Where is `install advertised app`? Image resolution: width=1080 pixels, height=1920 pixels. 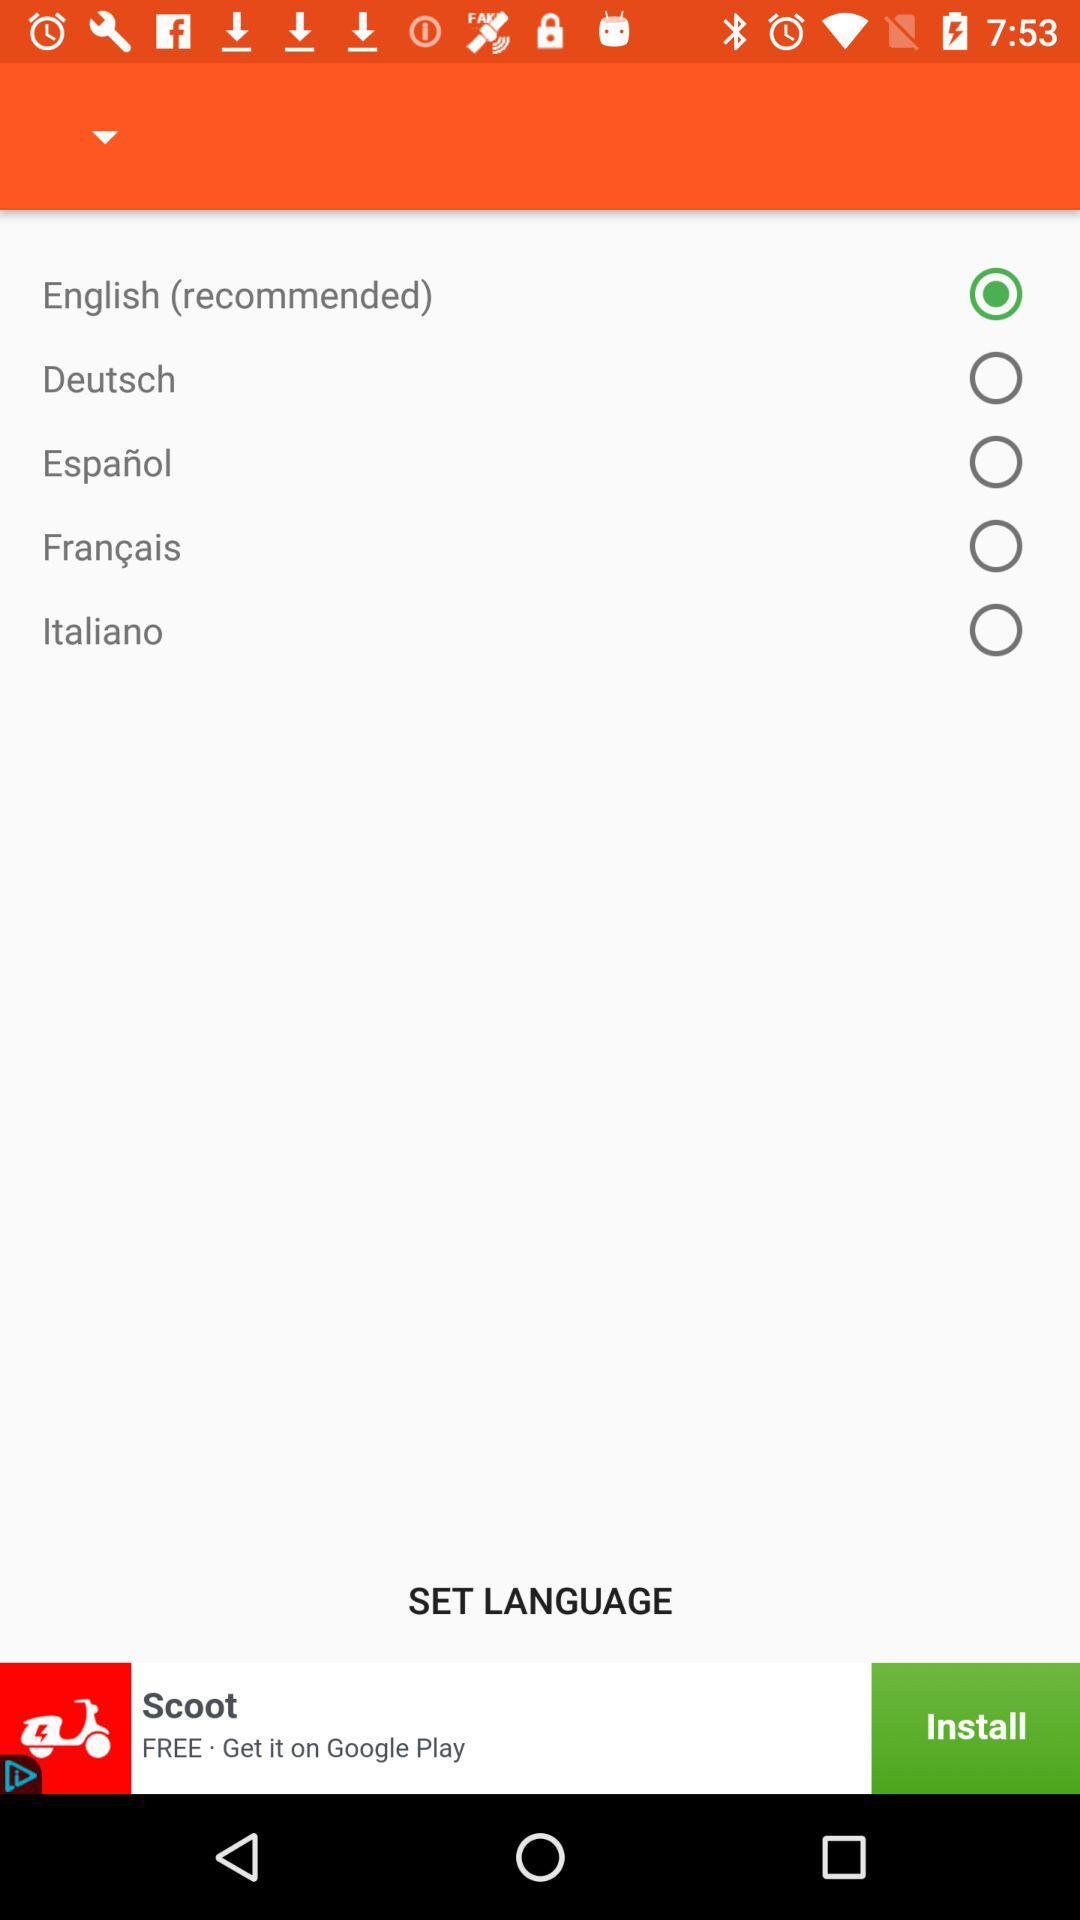 install advertised app is located at coordinates (540, 1727).